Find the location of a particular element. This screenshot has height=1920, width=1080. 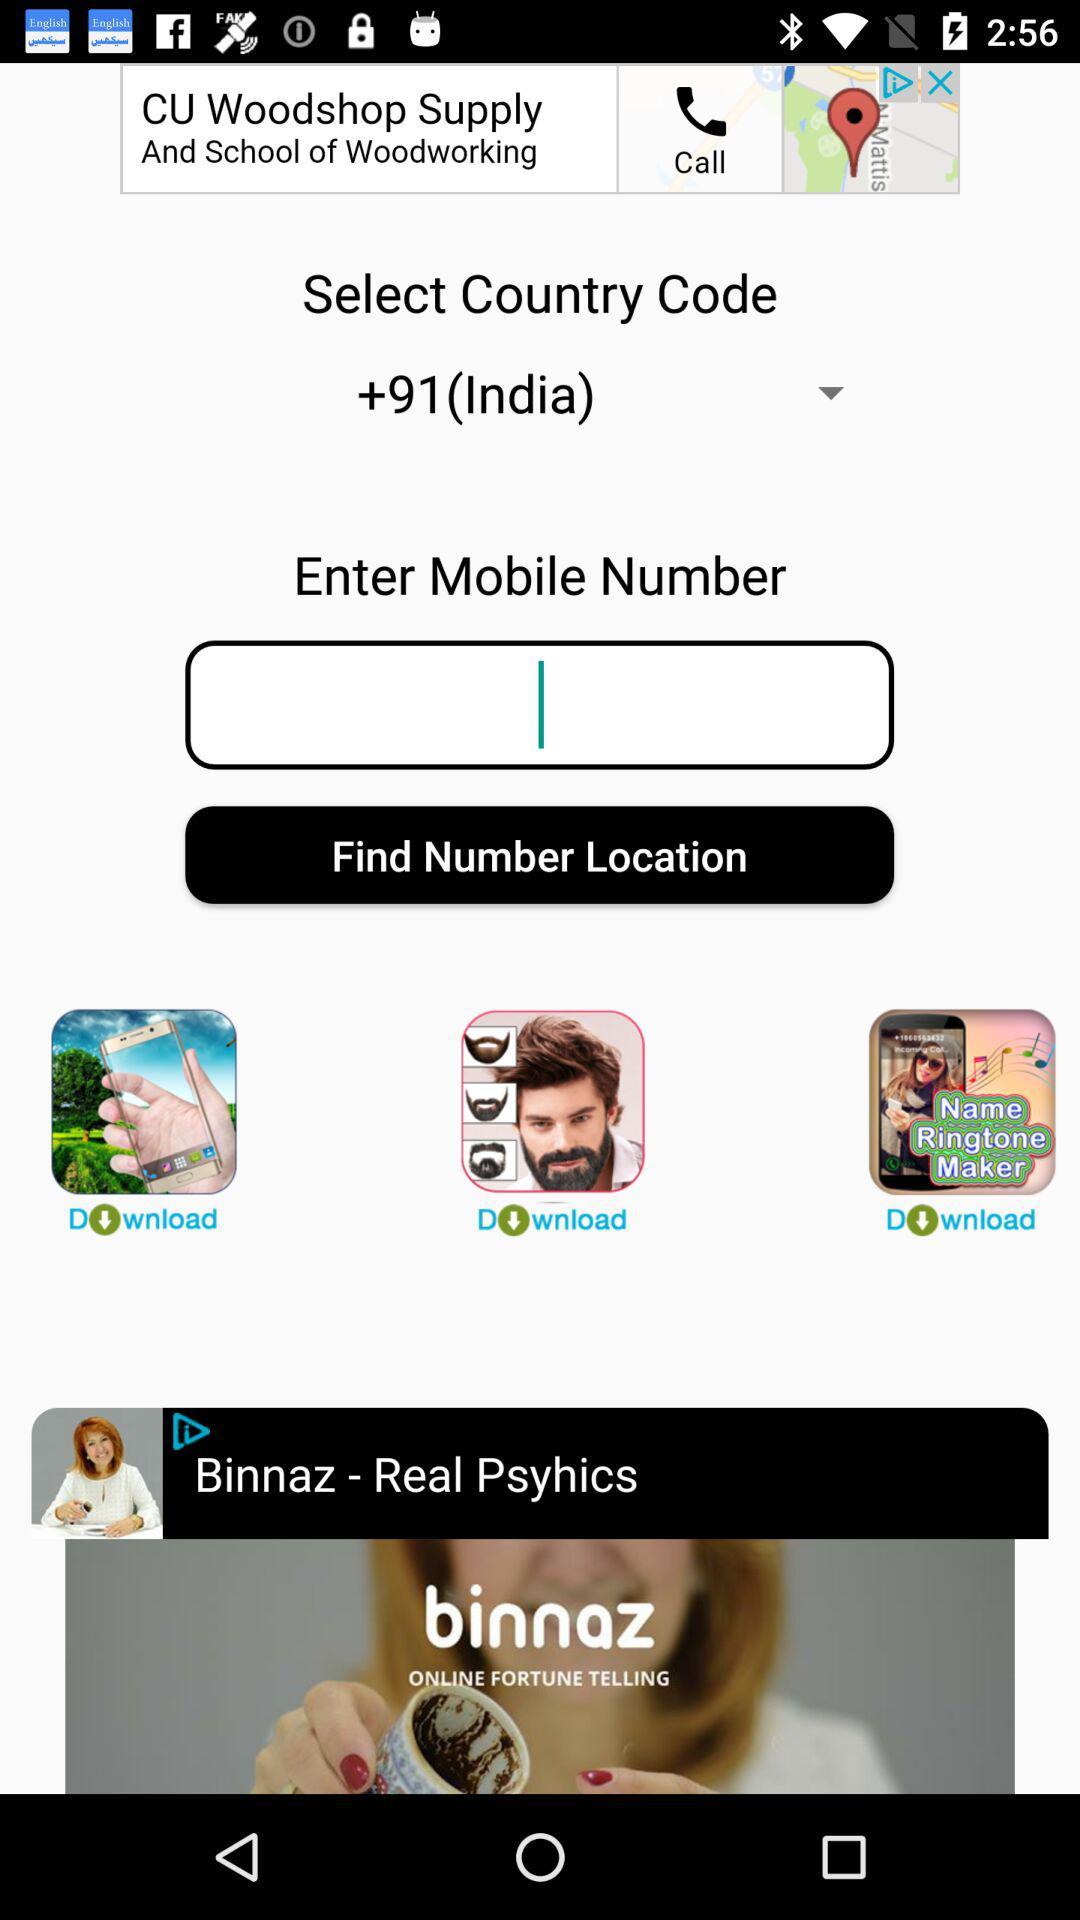

mobile number is located at coordinates (191, 1430).